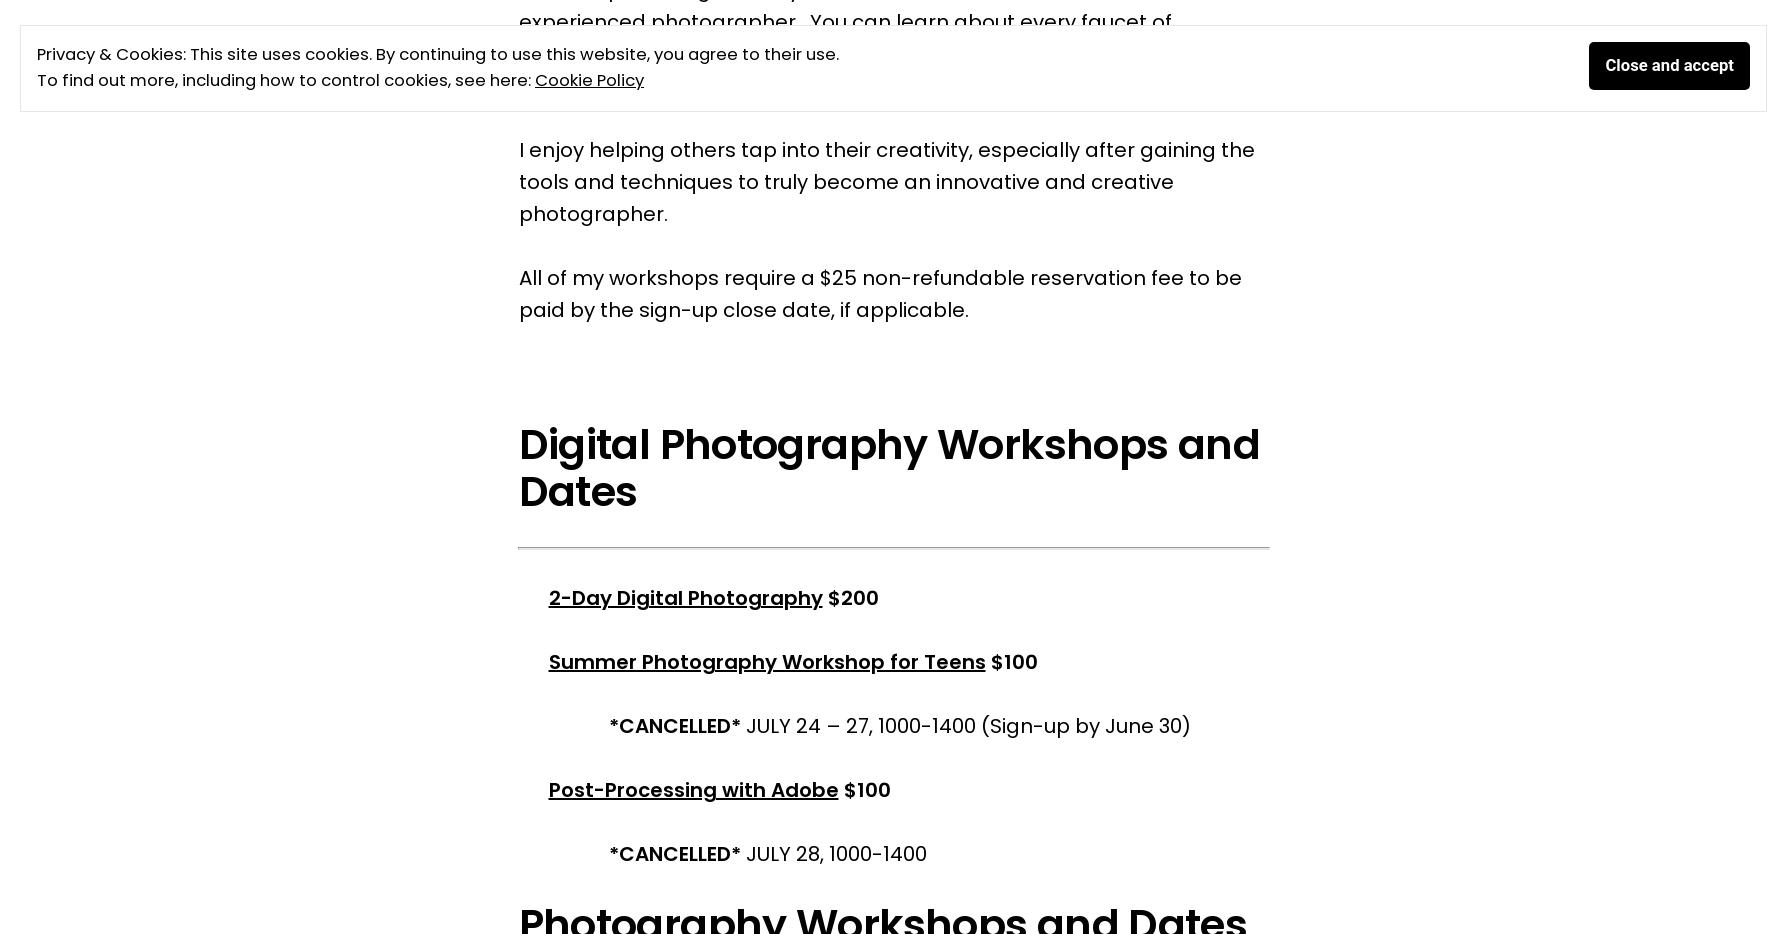 The image size is (1787, 934). I want to click on 'I enjoy helping others tap into their creativity, especially after gaining the tools and techniques to truly become an innovative and creative photographer.', so click(885, 182).